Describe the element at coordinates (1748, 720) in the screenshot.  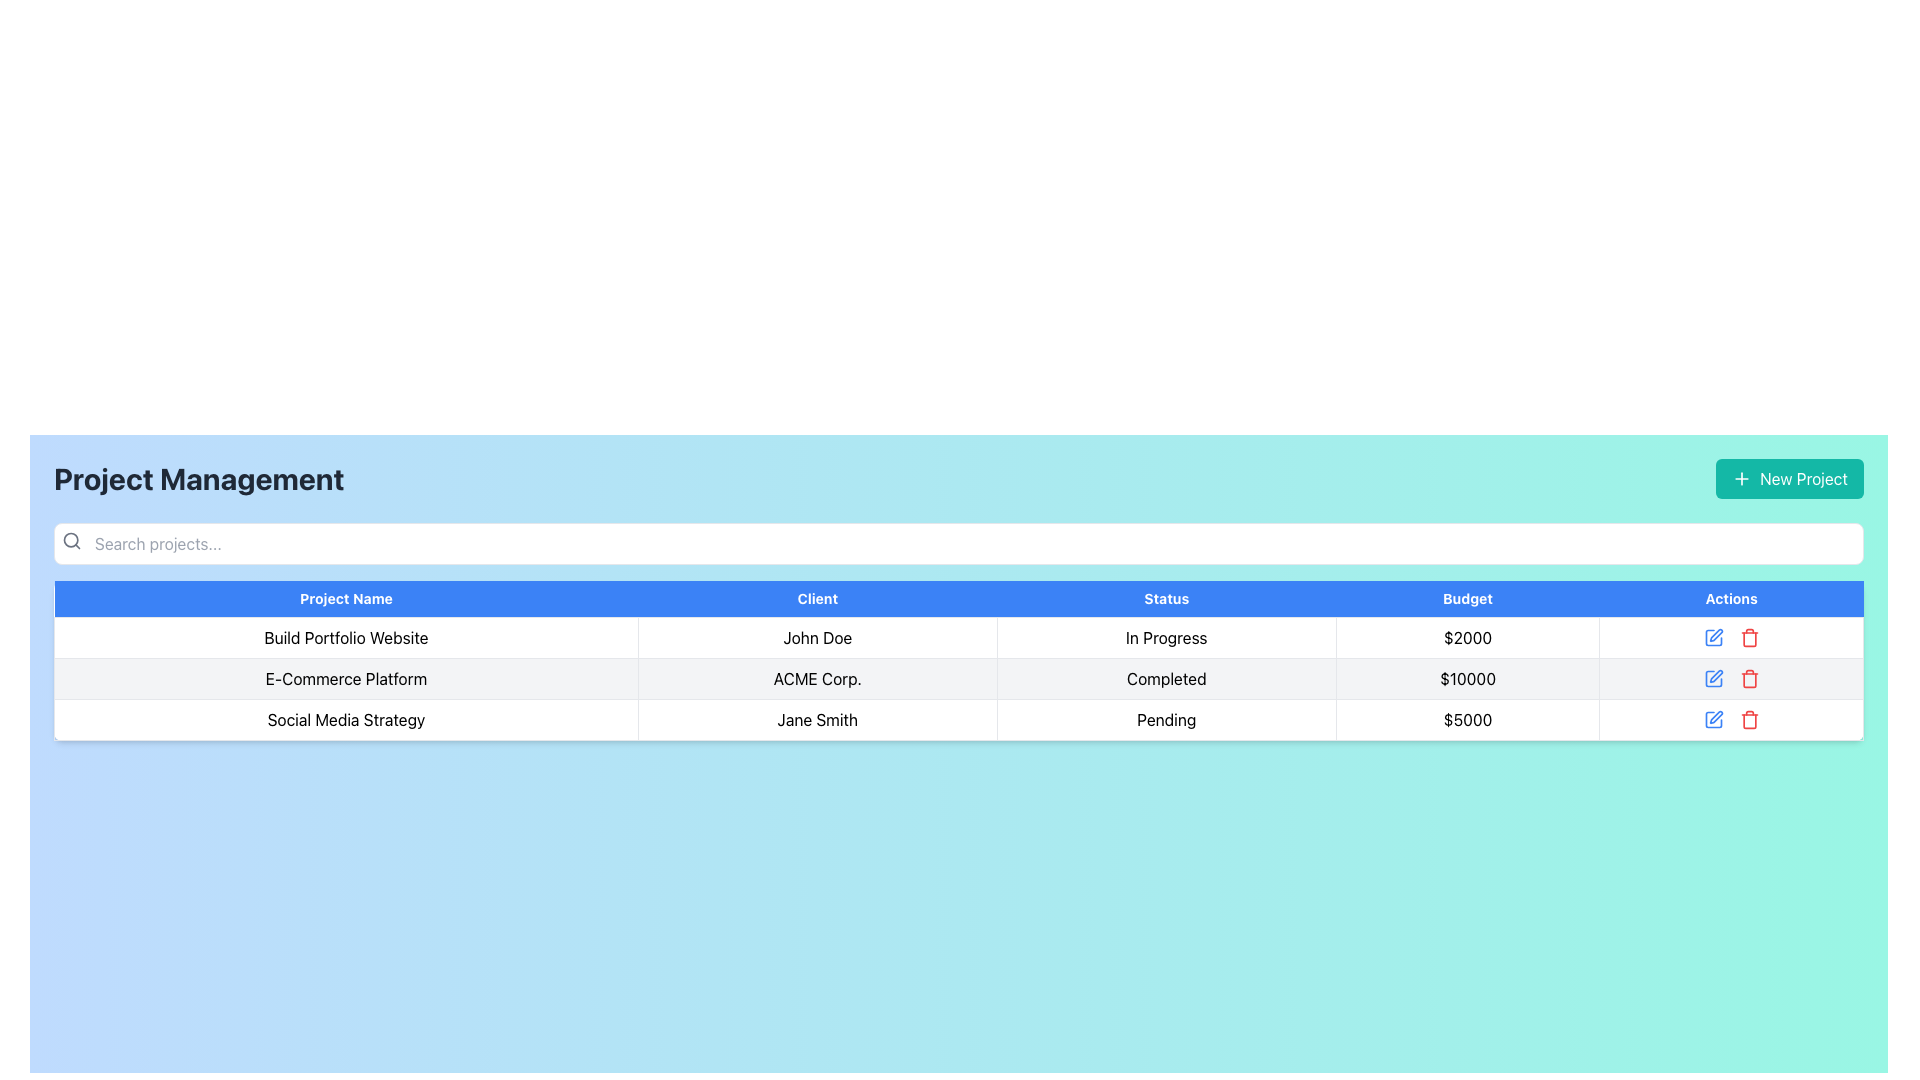
I see `the red trash can icon in the last row of the 'Actions' column` at that location.